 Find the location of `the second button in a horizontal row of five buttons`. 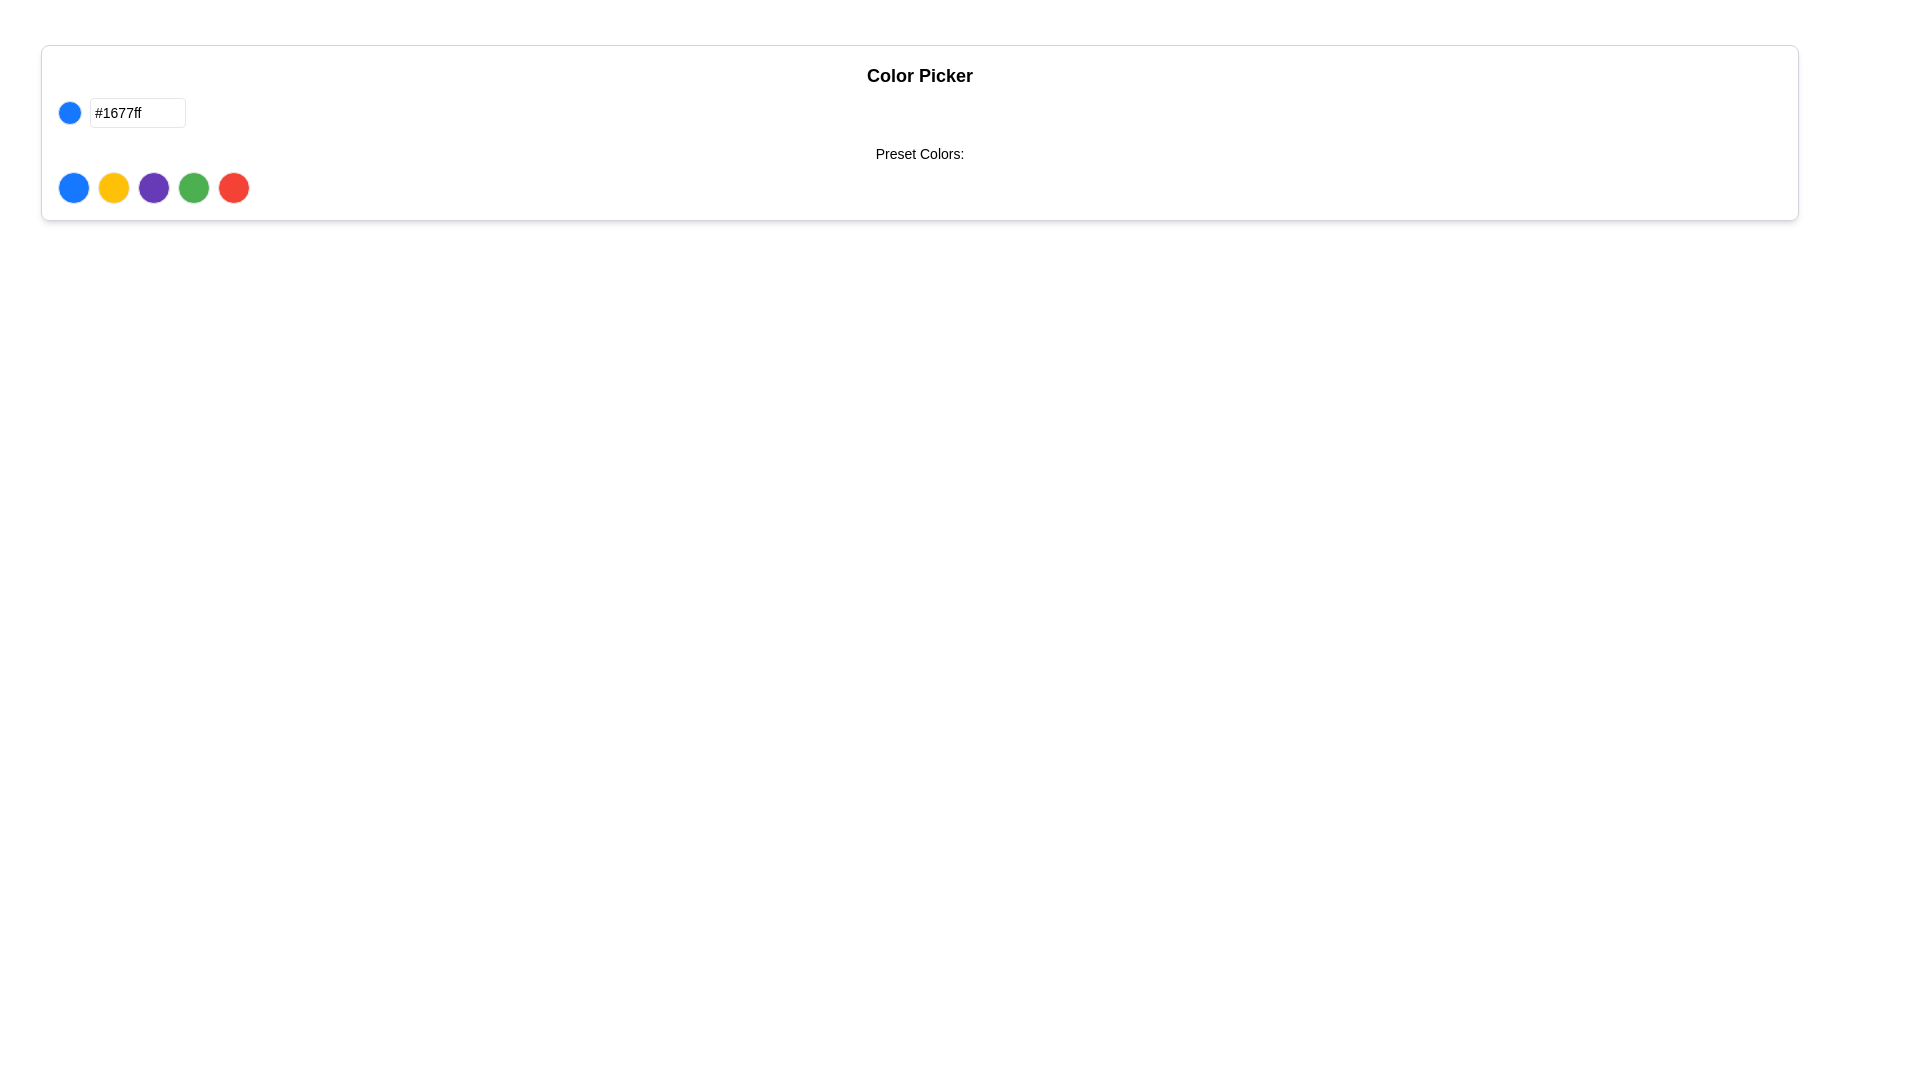

the second button in a horizontal row of five buttons is located at coordinates (113, 188).